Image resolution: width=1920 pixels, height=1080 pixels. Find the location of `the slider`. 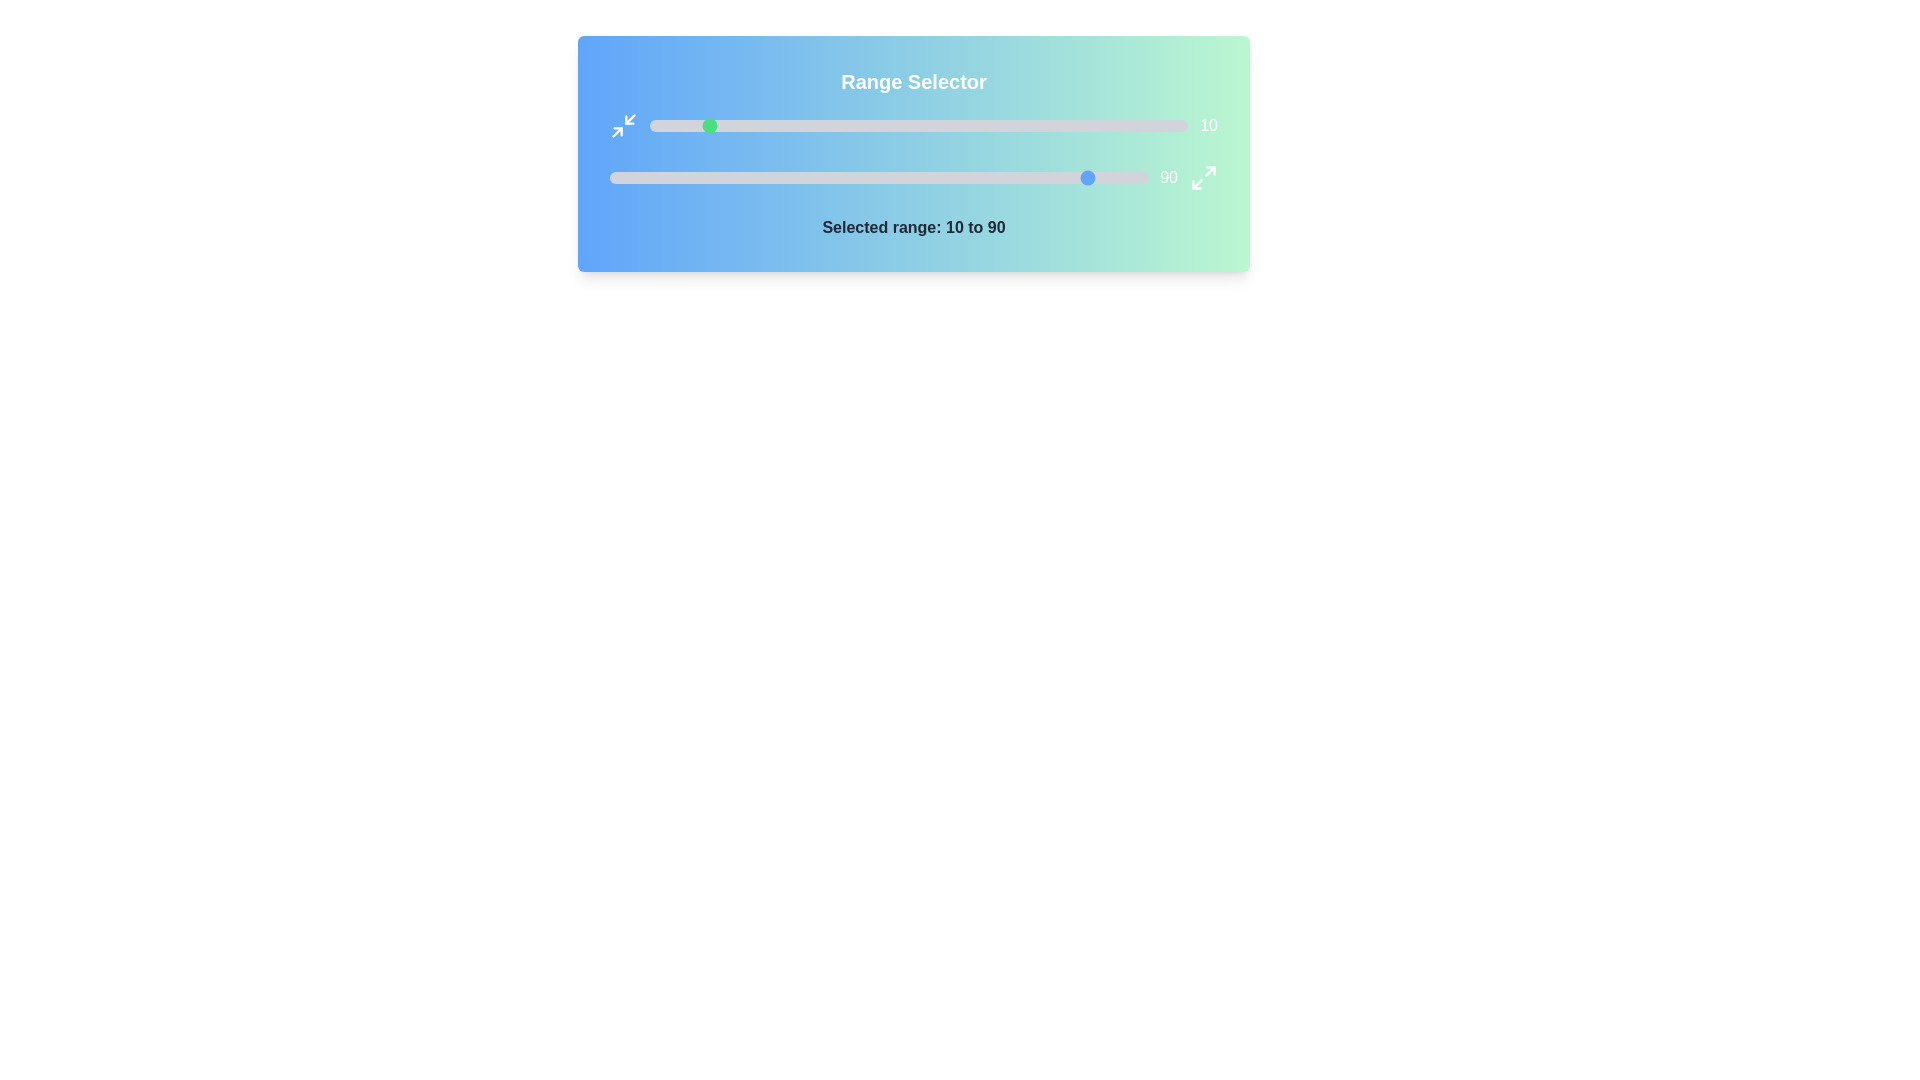

the slider is located at coordinates (1032, 126).